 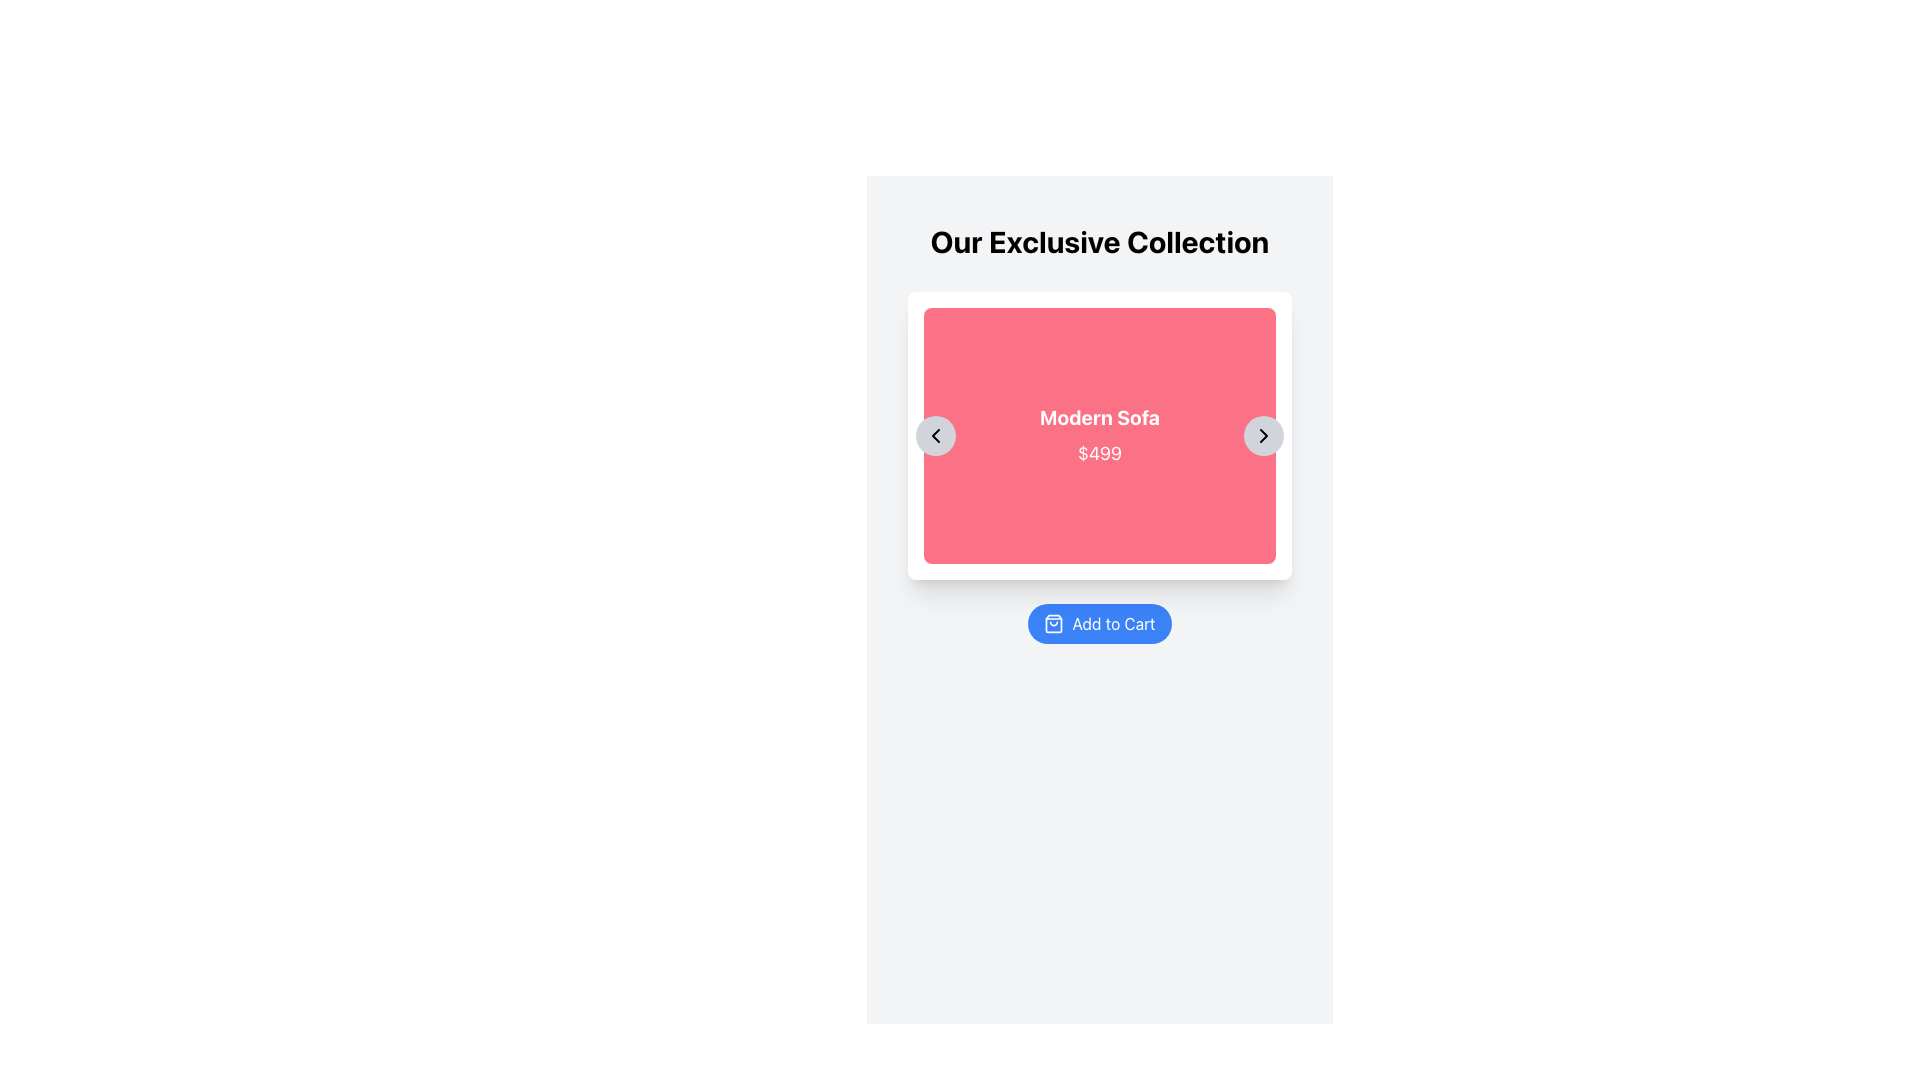 What do you see at coordinates (1262, 434) in the screenshot?
I see `the Chevron Icon located within the circular button on the right side of the product card` at bounding box center [1262, 434].